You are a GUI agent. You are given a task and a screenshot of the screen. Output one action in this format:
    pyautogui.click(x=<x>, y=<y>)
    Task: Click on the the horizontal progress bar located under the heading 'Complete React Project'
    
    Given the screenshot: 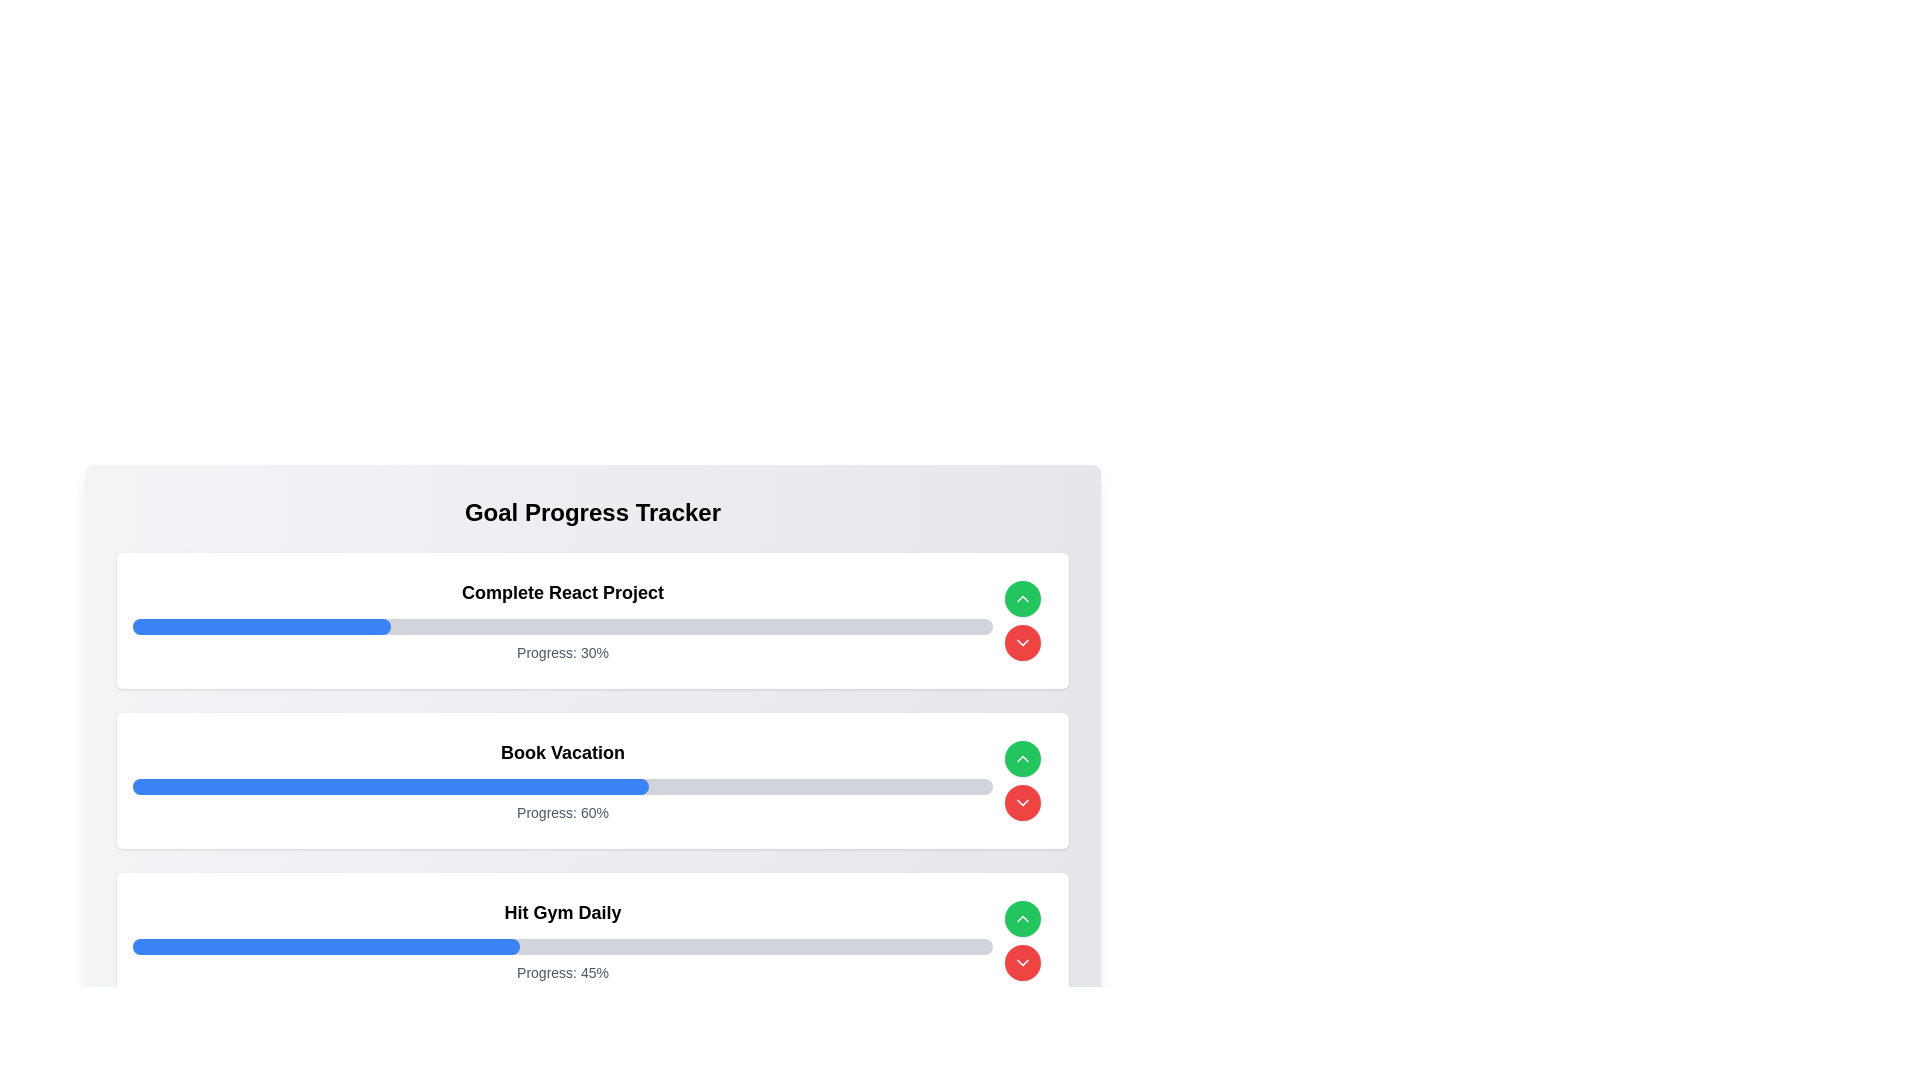 What is the action you would take?
    pyautogui.click(x=561, y=626)
    